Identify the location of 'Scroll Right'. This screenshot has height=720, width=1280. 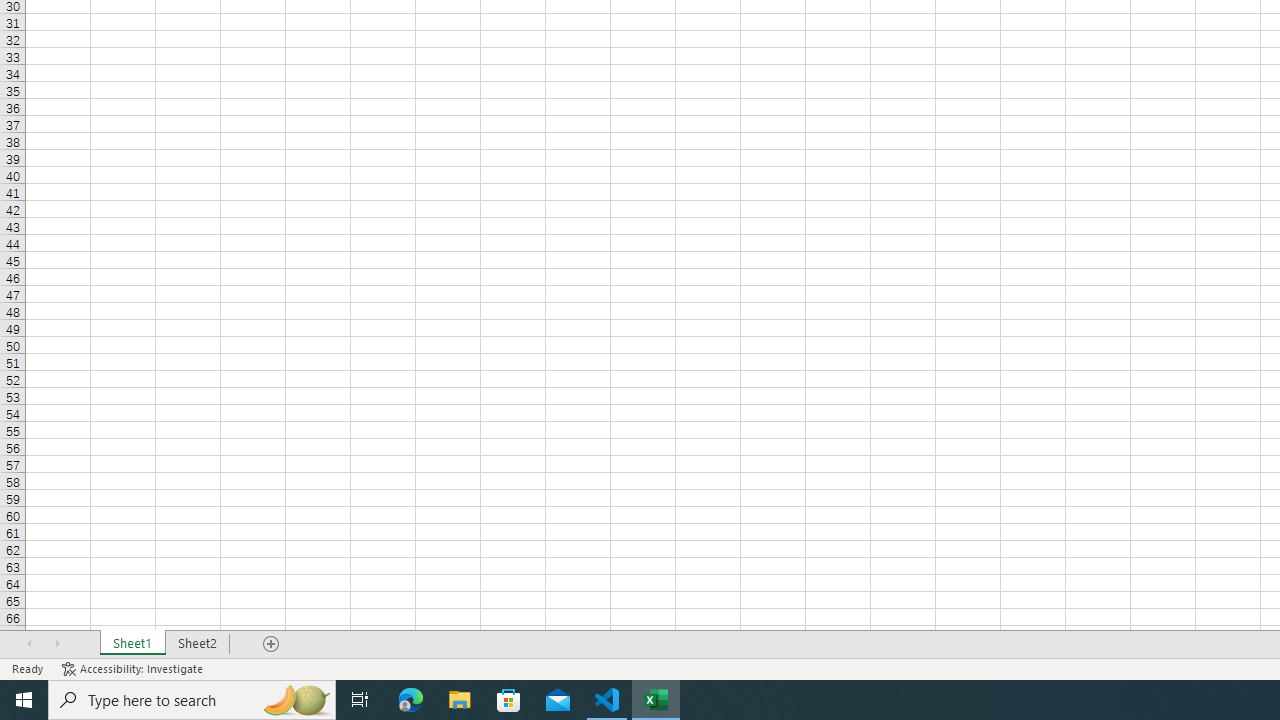
(57, 644).